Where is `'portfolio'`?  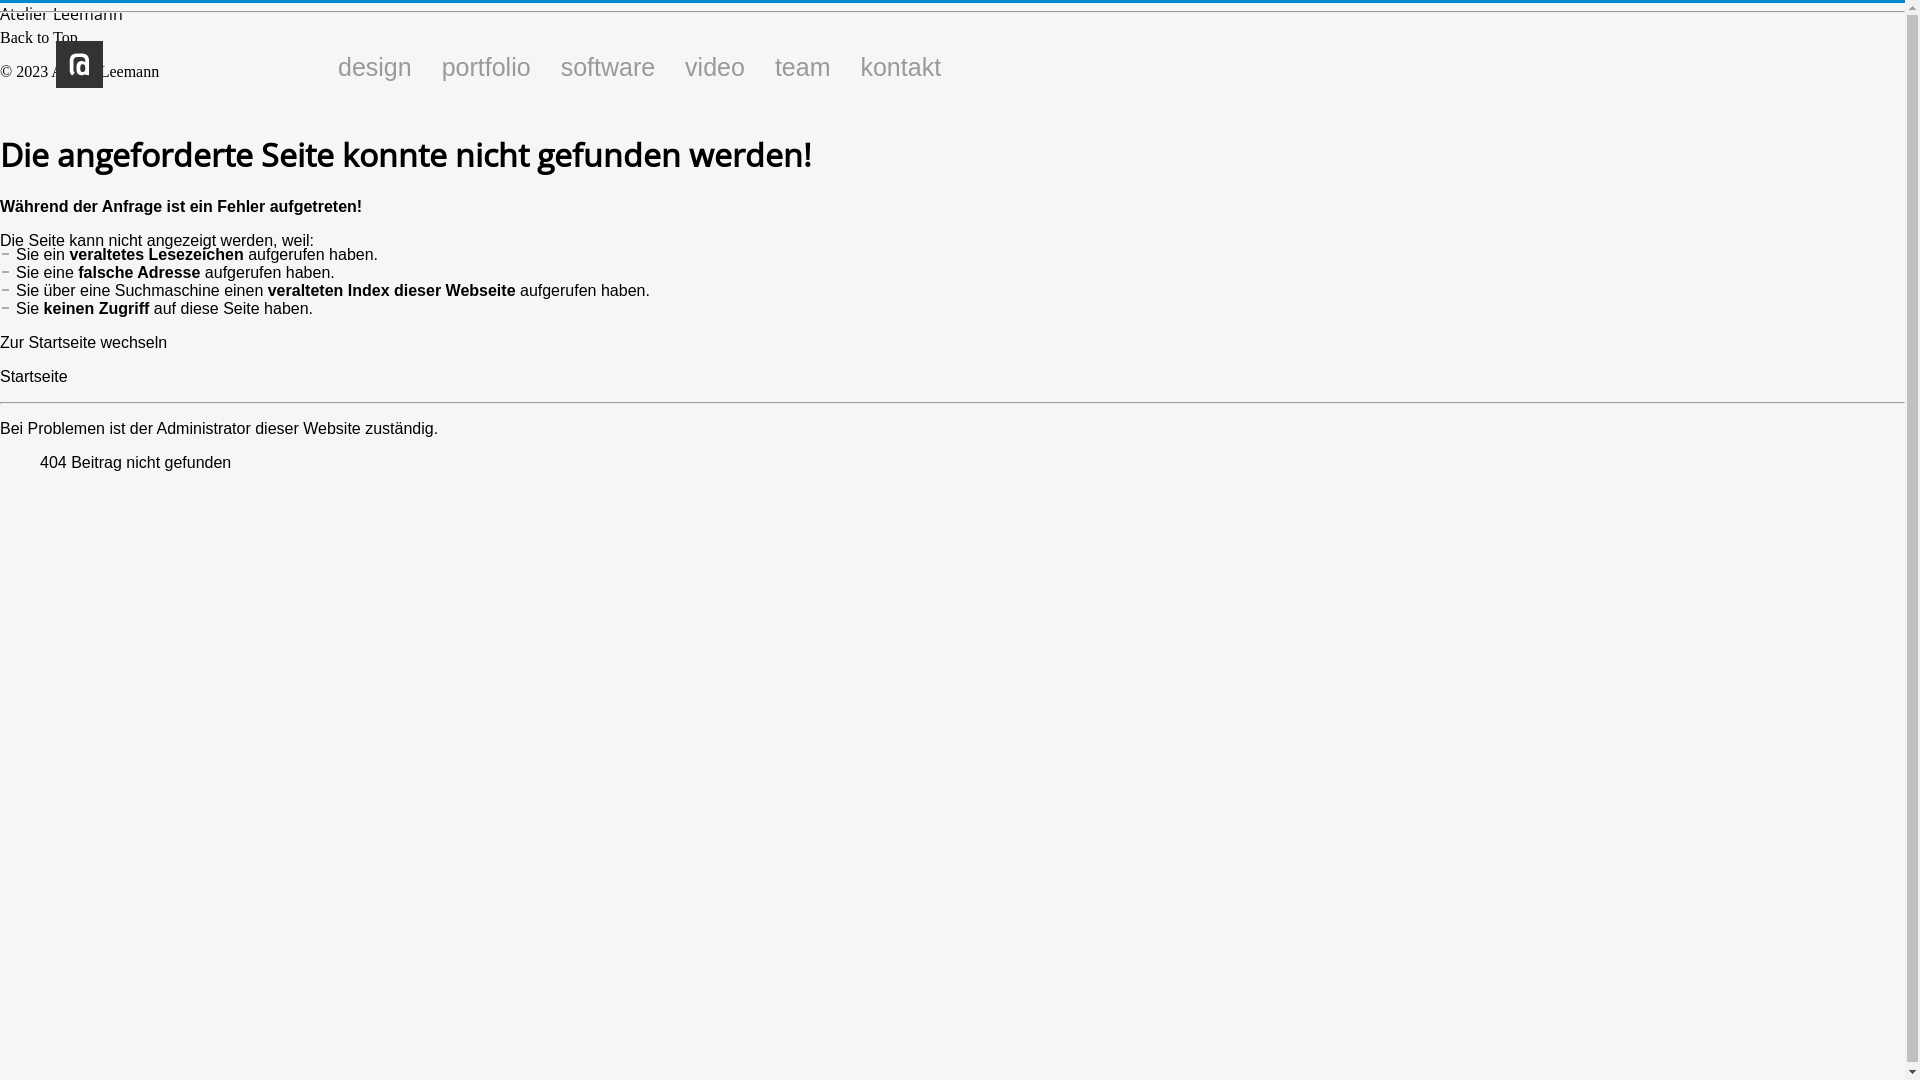 'portfolio' is located at coordinates (486, 65).